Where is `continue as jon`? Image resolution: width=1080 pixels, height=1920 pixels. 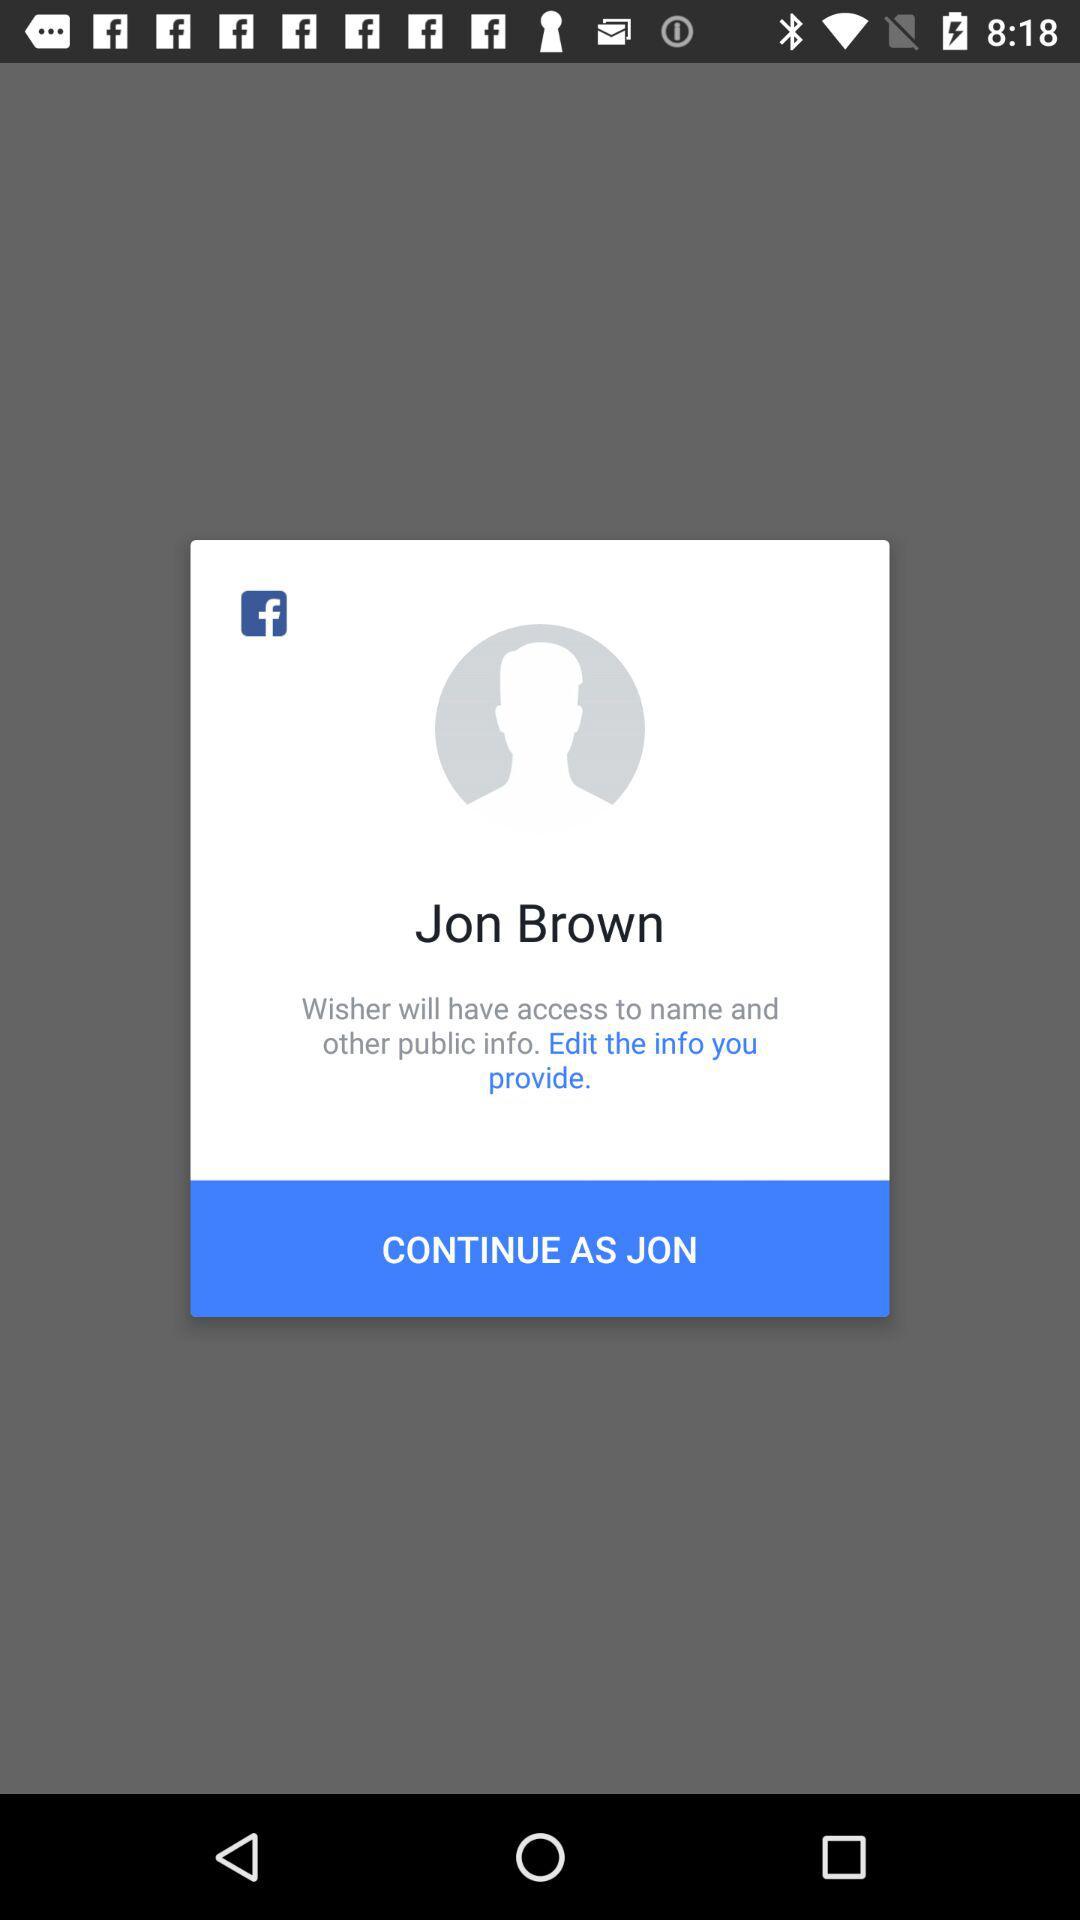 continue as jon is located at coordinates (540, 1247).